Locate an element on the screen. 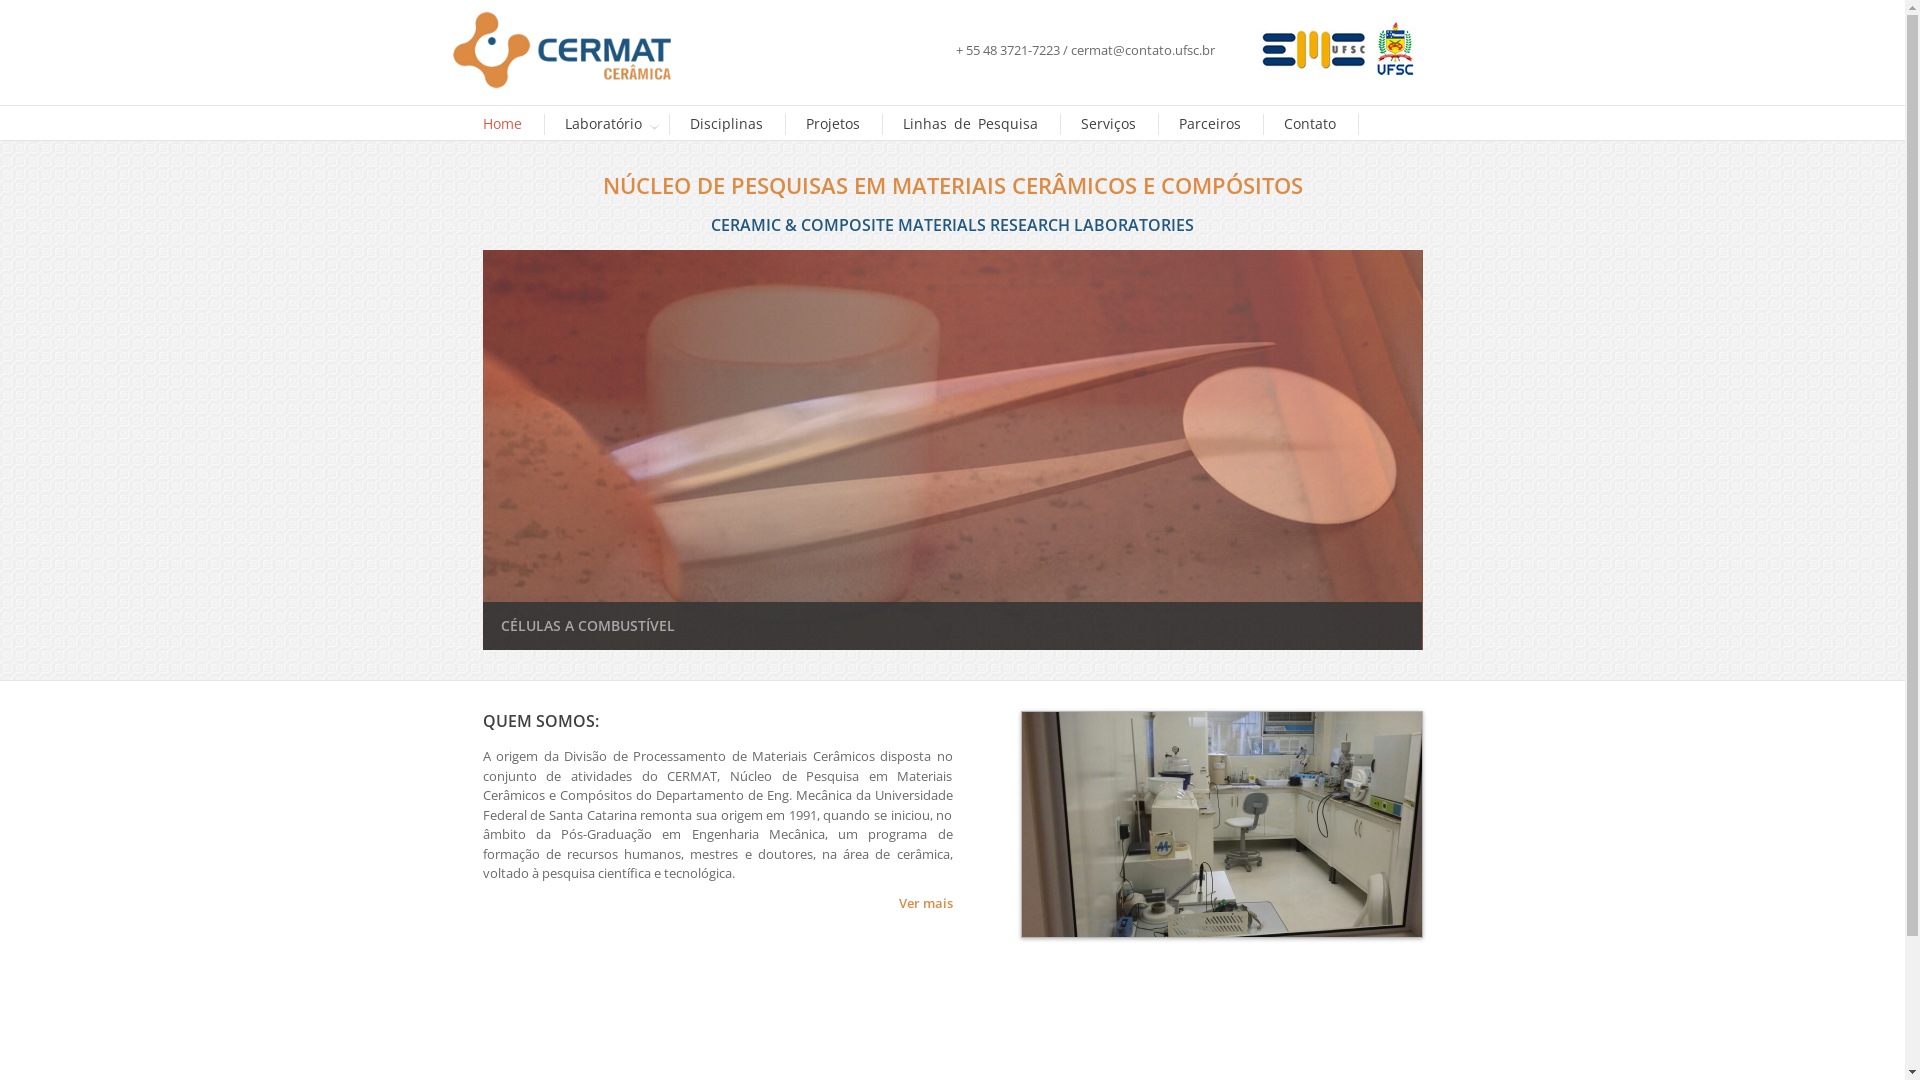 The image size is (1920, 1080). 'Disciplinas' is located at coordinates (725, 123).